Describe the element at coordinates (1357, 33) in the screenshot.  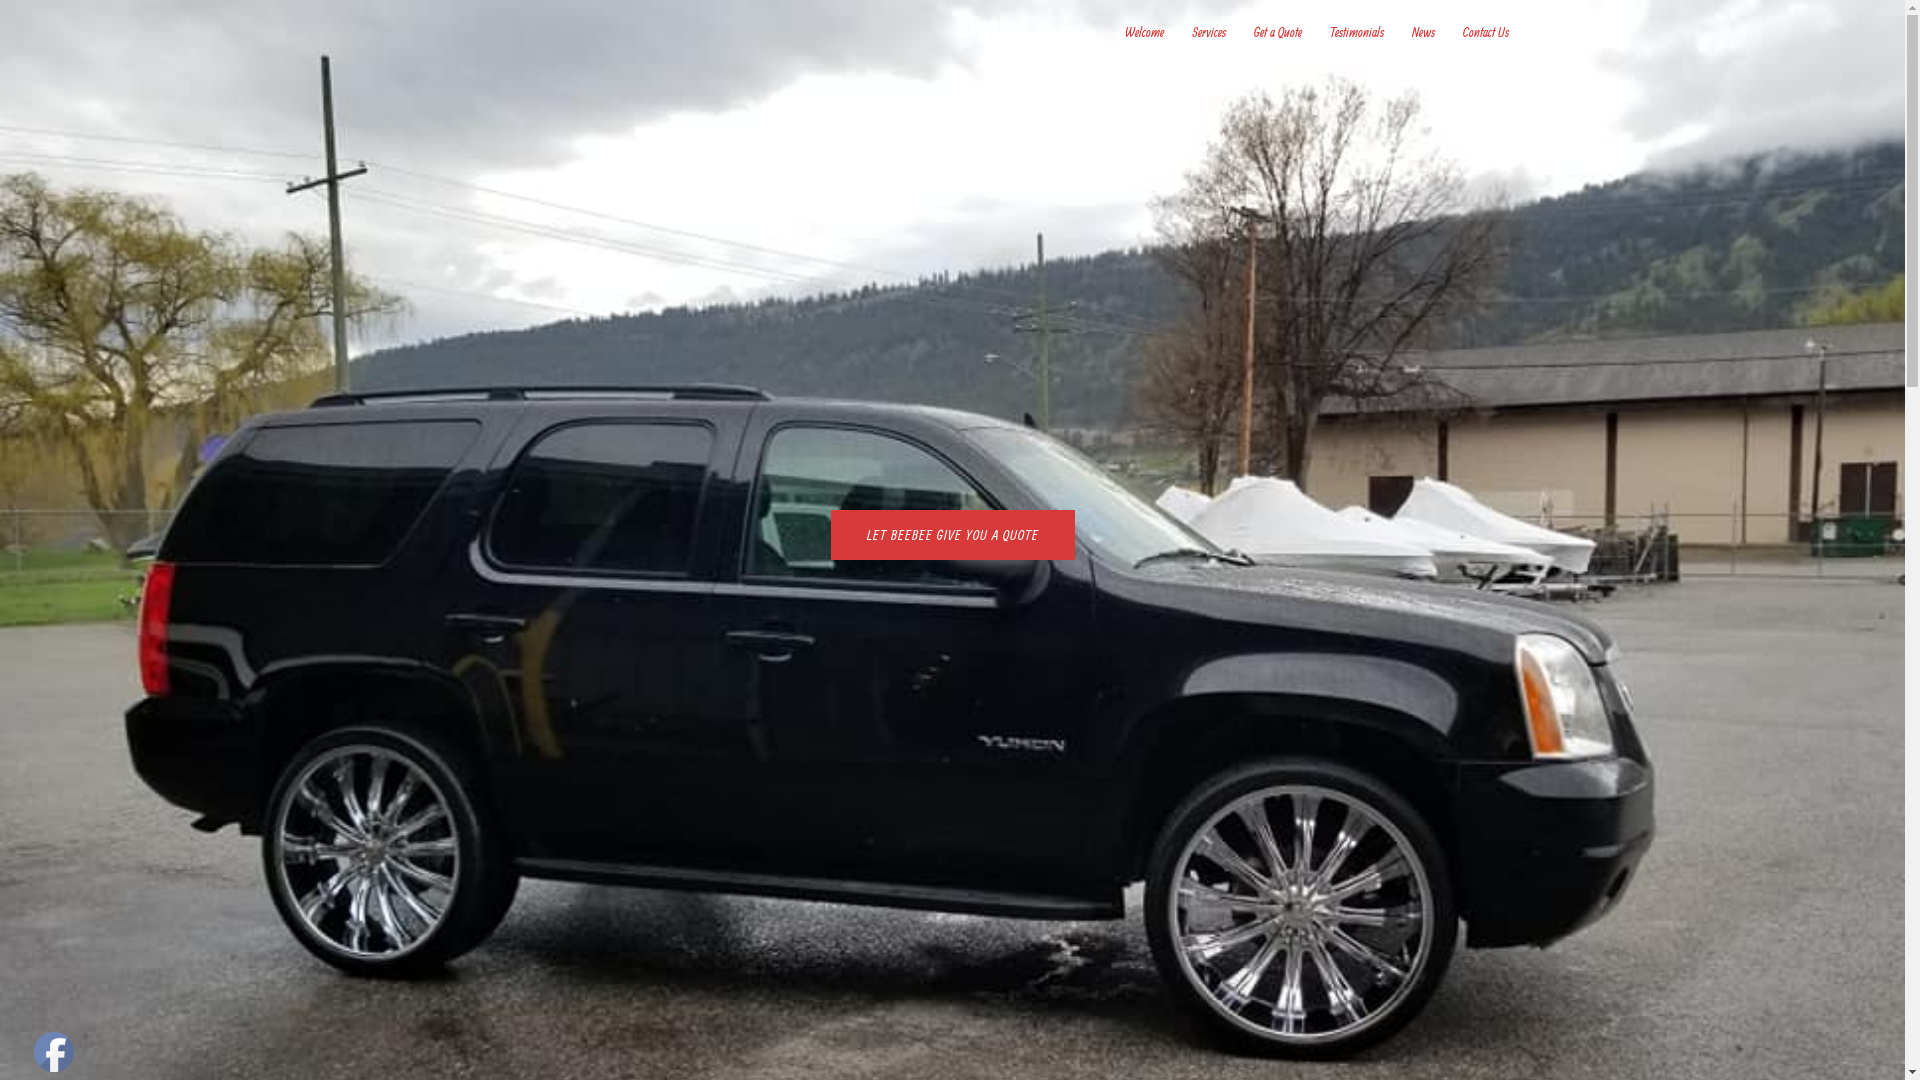
I see `'Testimonials'` at that location.